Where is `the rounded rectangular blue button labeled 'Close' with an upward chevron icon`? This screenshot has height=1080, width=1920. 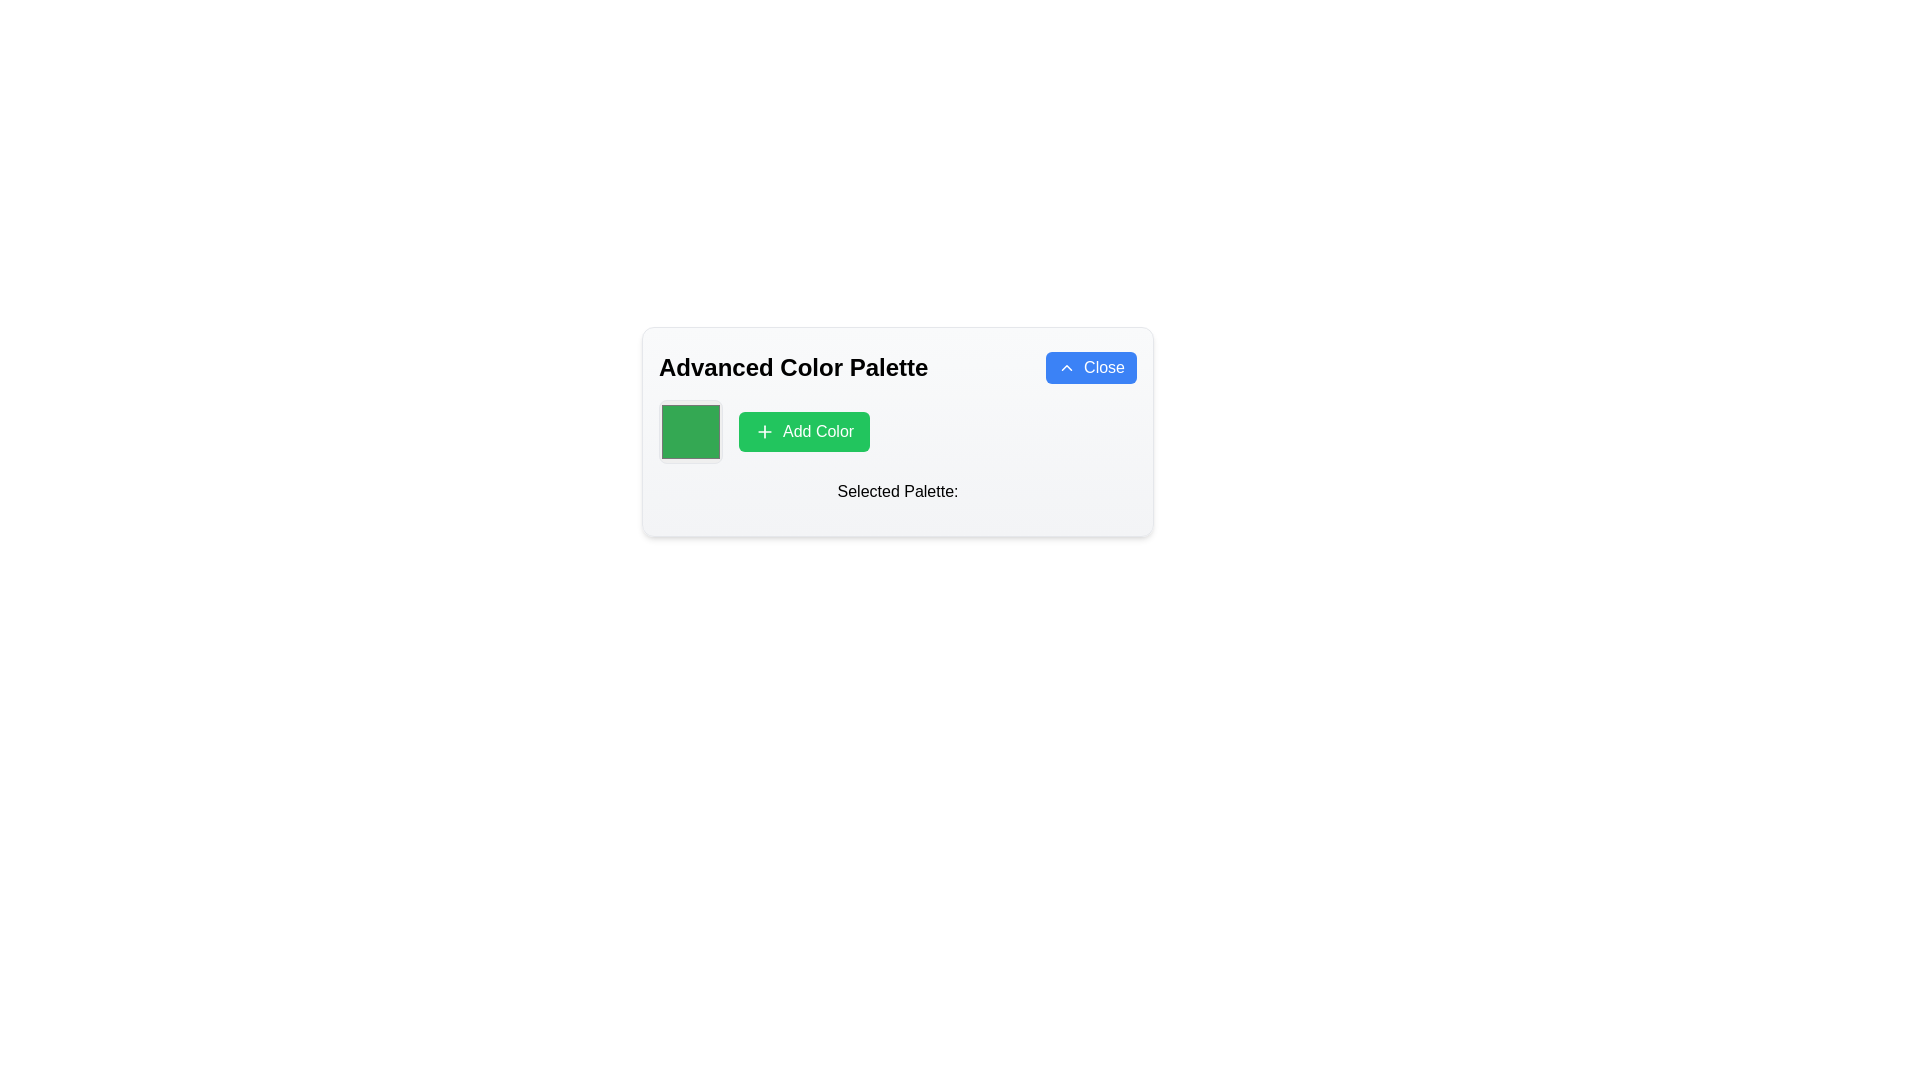
the rounded rectangular blue button labeled 'Close' with an upward chevron icon is located at coordinates (1090, 367).